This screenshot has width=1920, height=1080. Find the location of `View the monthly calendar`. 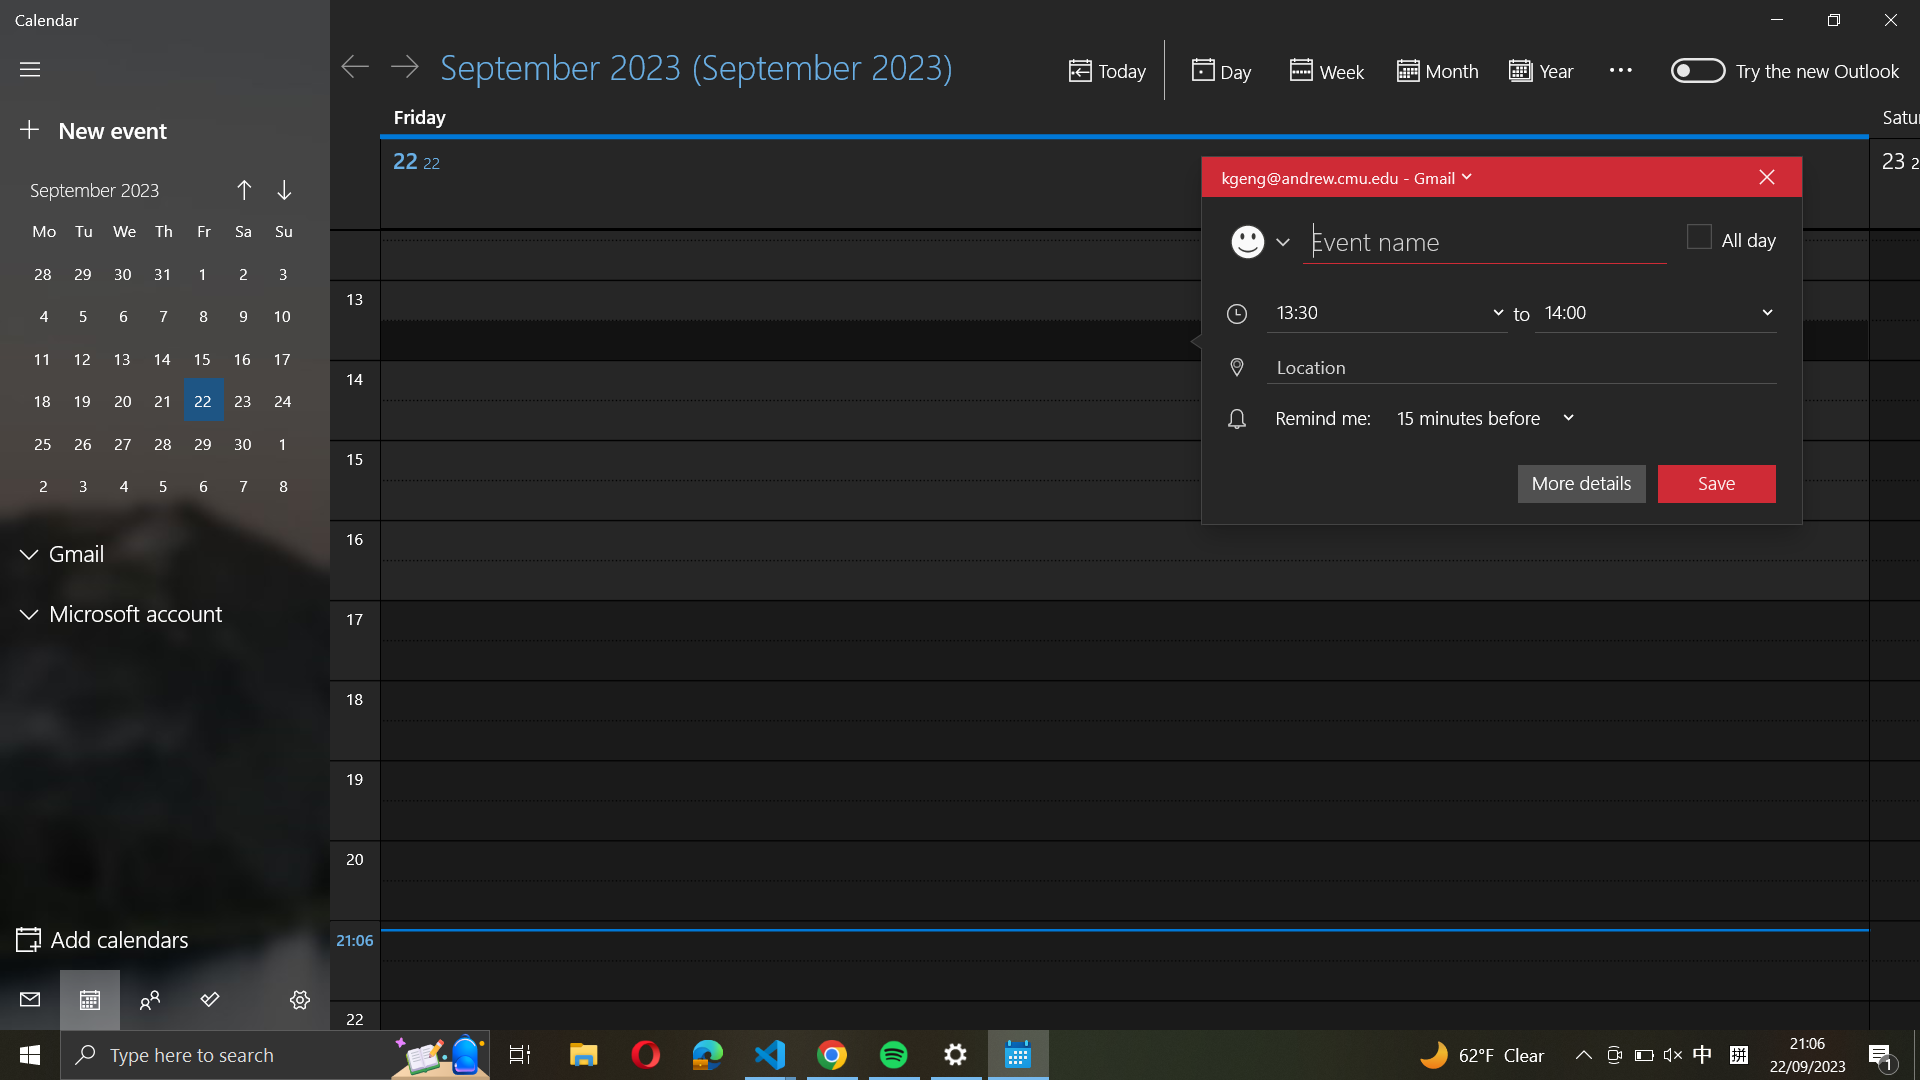

View the monthly calendar is located at coordinates (1434, 71).